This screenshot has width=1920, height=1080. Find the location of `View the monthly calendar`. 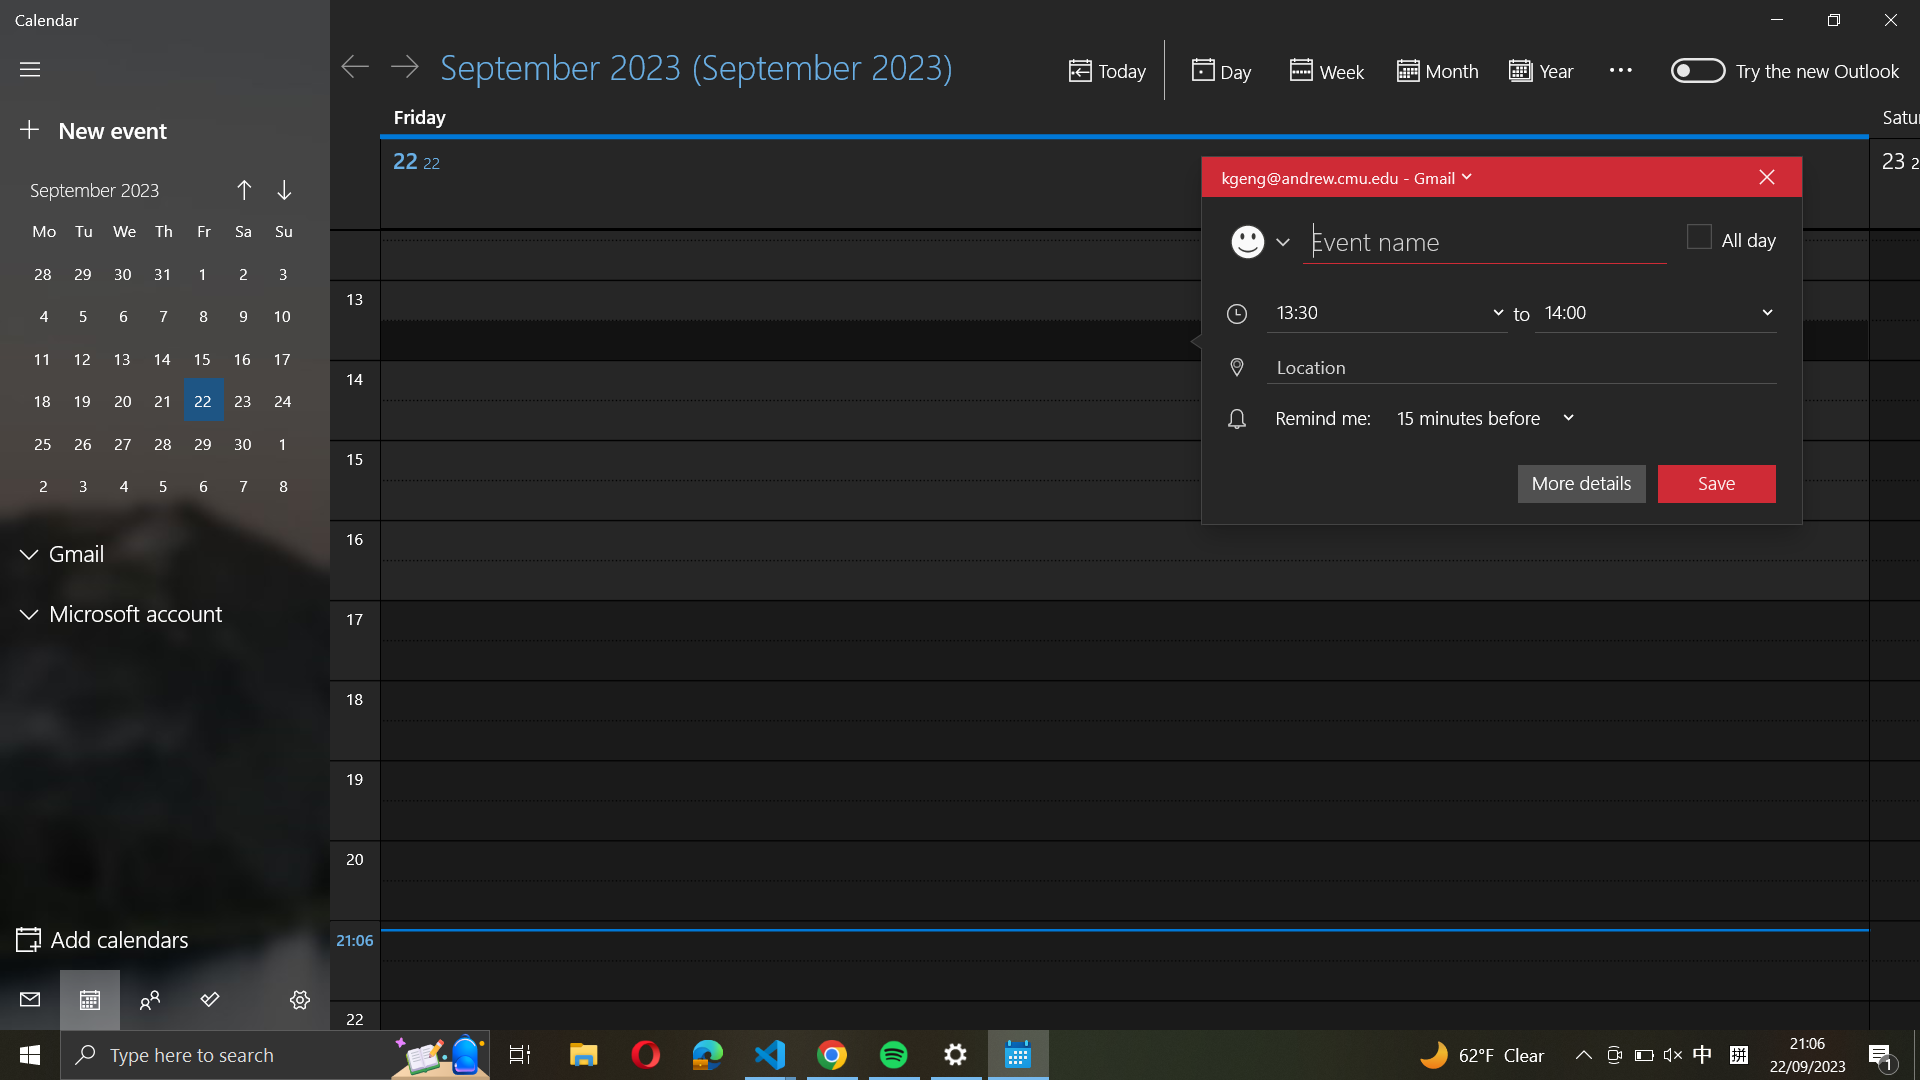

View the monthly calendar is located at coordinates (1434, 71).